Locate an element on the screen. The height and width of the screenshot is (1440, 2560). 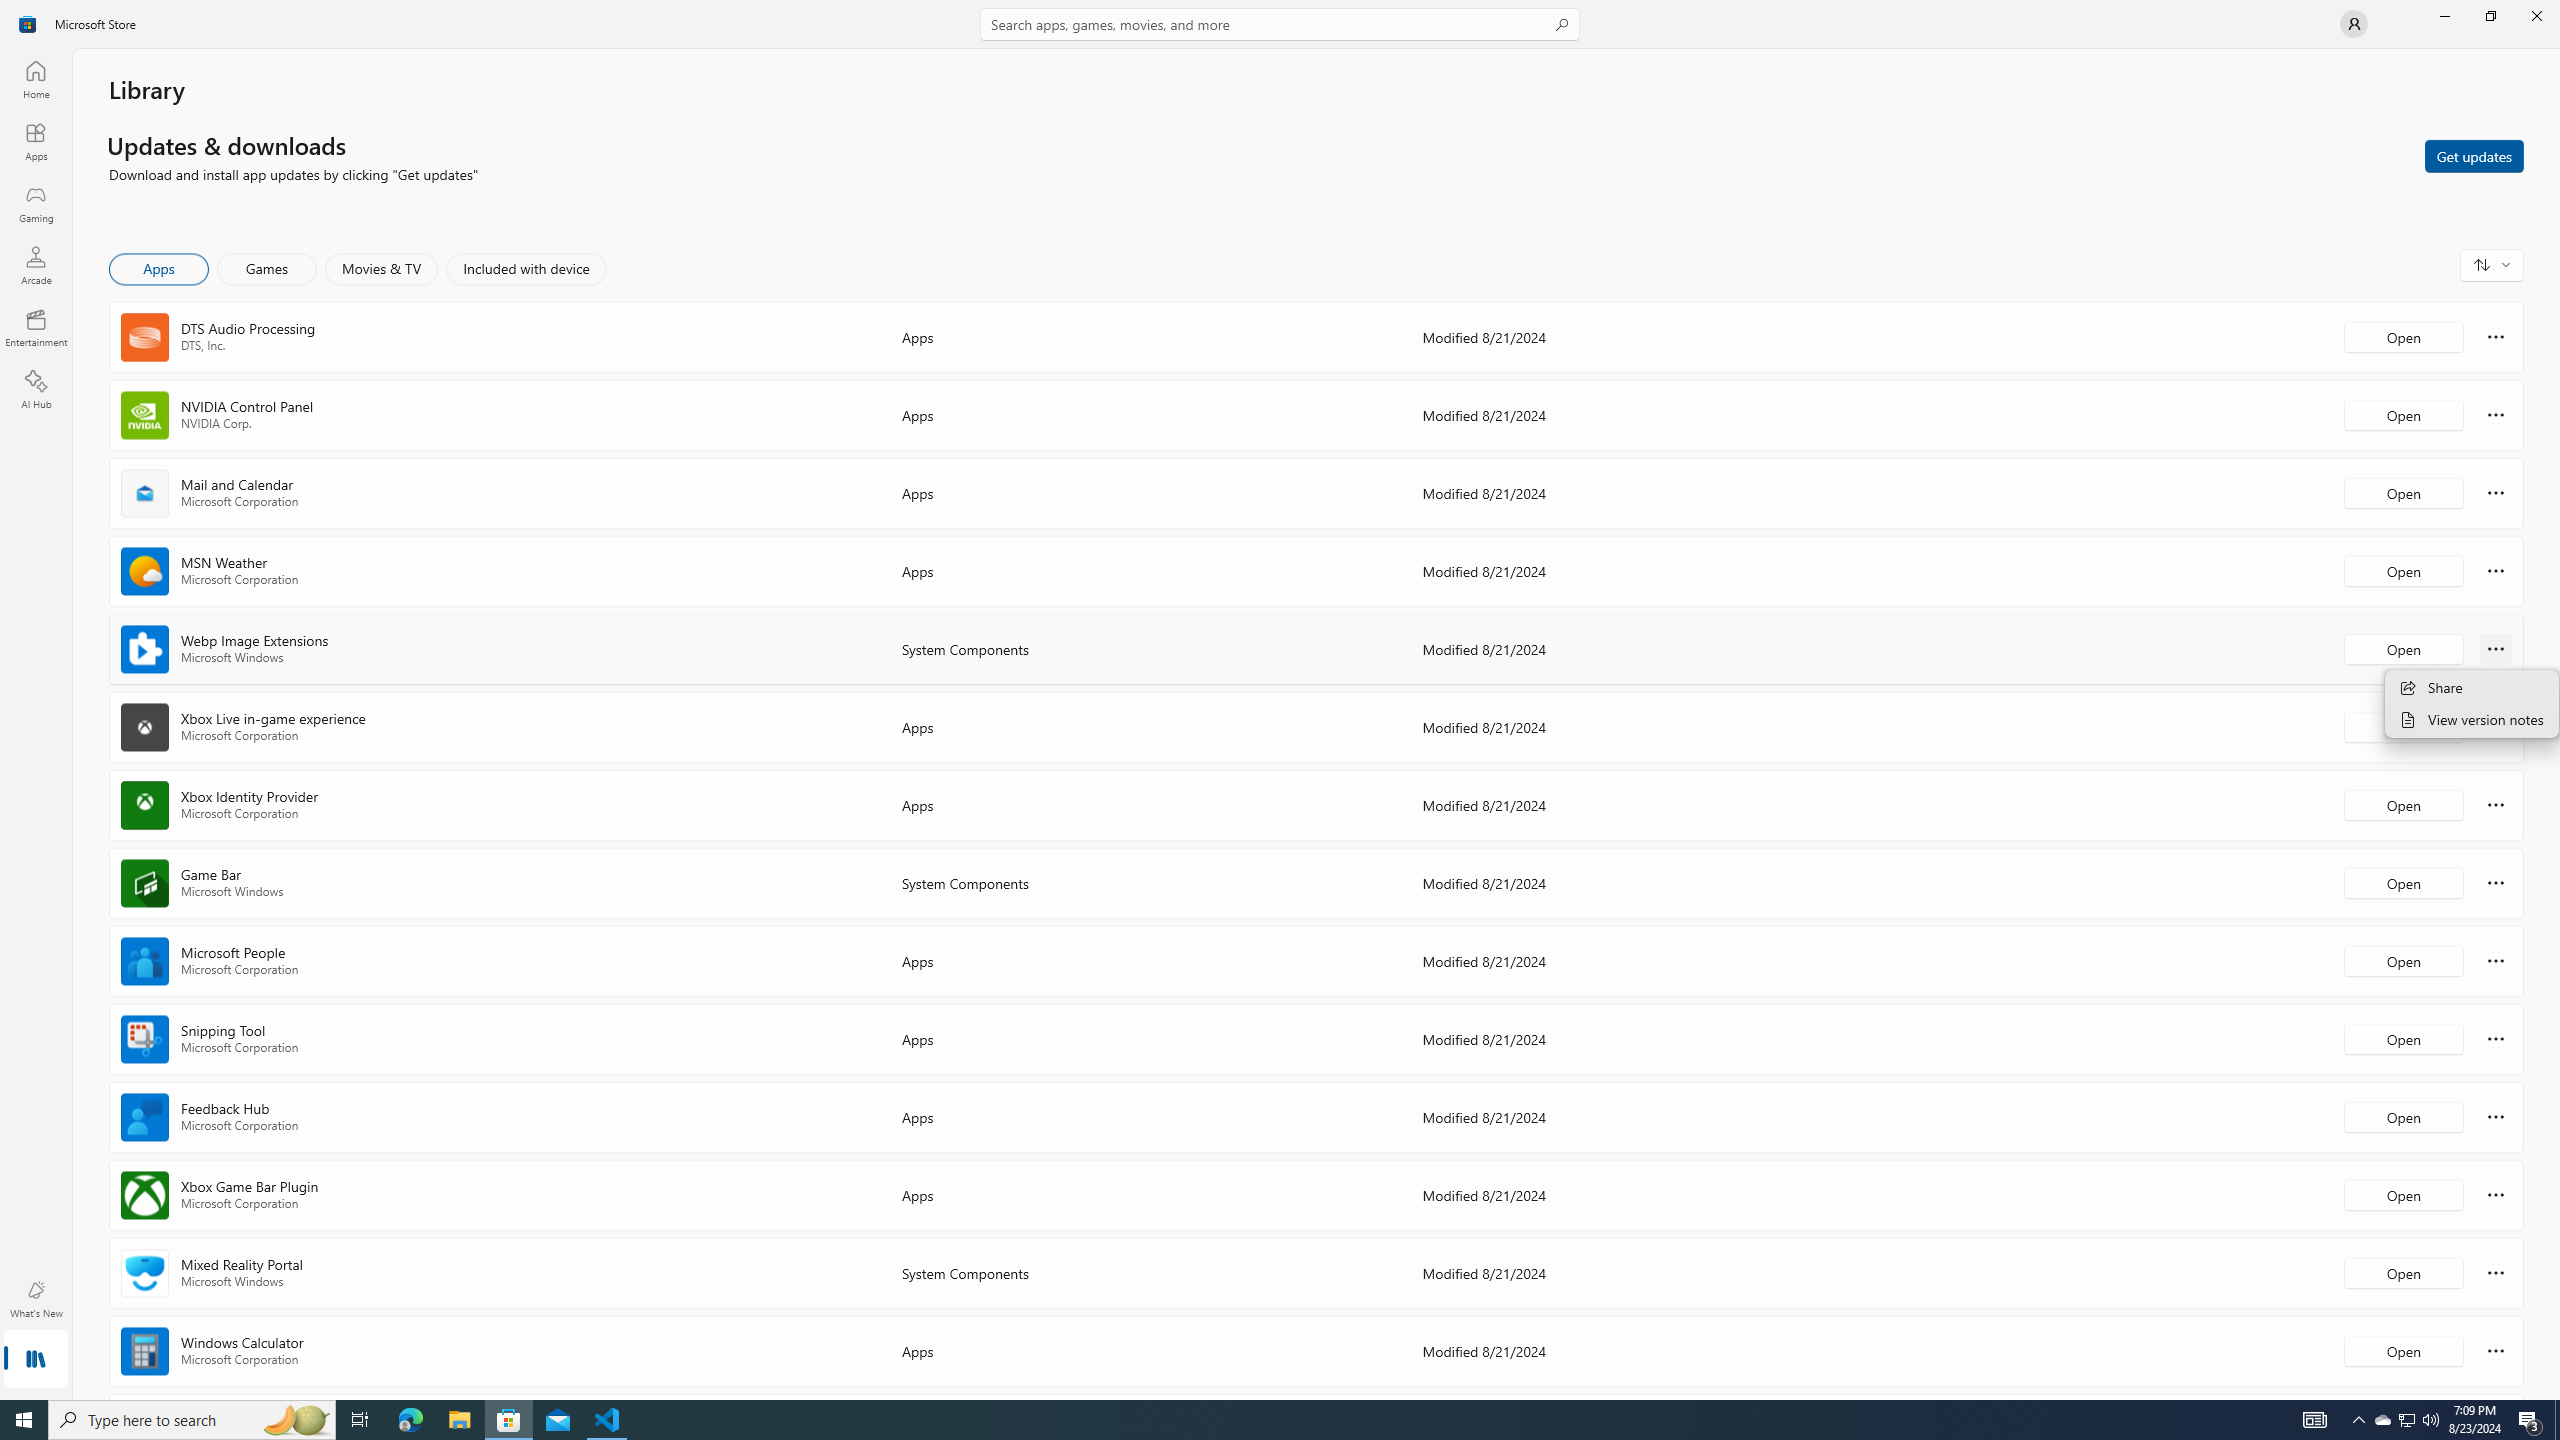
'Get updates' is located at coordinates (2474, 154).